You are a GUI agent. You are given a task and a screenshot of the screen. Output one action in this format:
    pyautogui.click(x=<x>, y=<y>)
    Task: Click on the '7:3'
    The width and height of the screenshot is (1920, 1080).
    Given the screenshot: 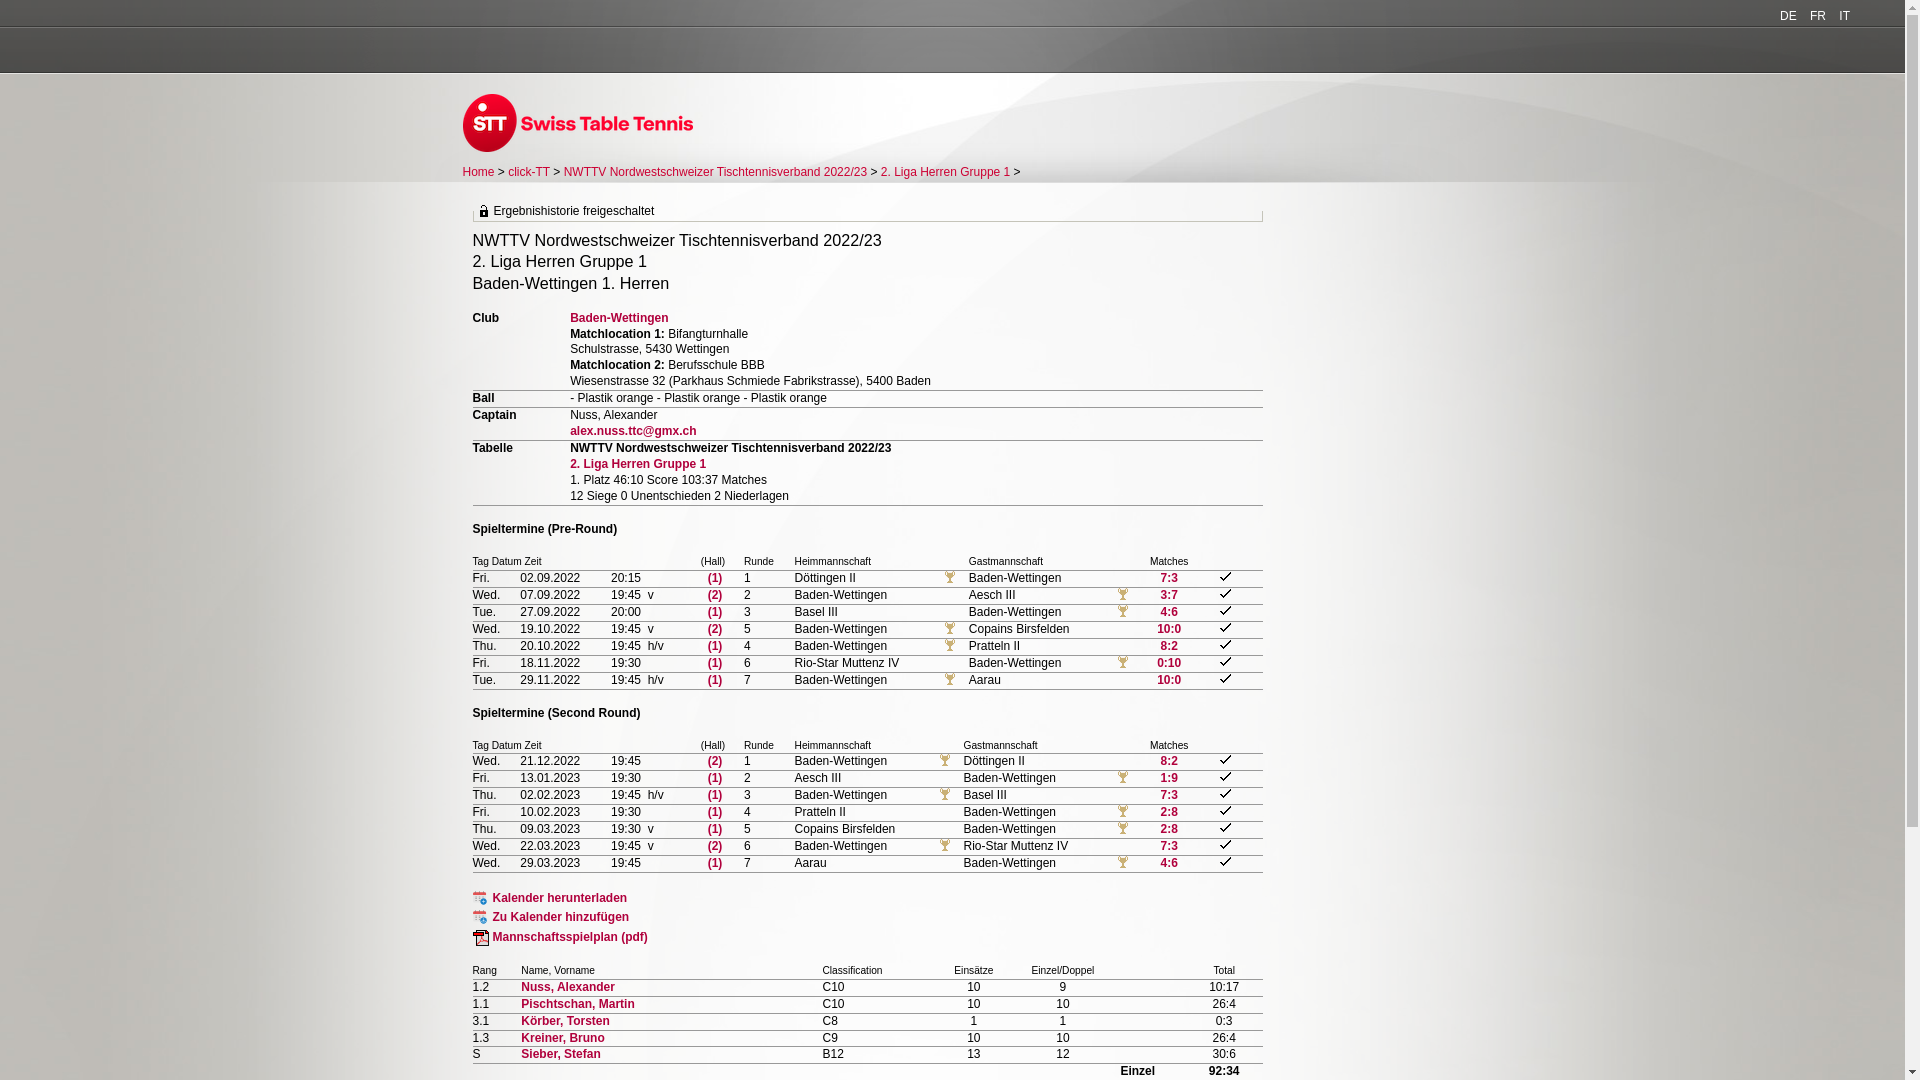 What is the action you would take?
    pyautogui.click(x=1161, y=793)
    